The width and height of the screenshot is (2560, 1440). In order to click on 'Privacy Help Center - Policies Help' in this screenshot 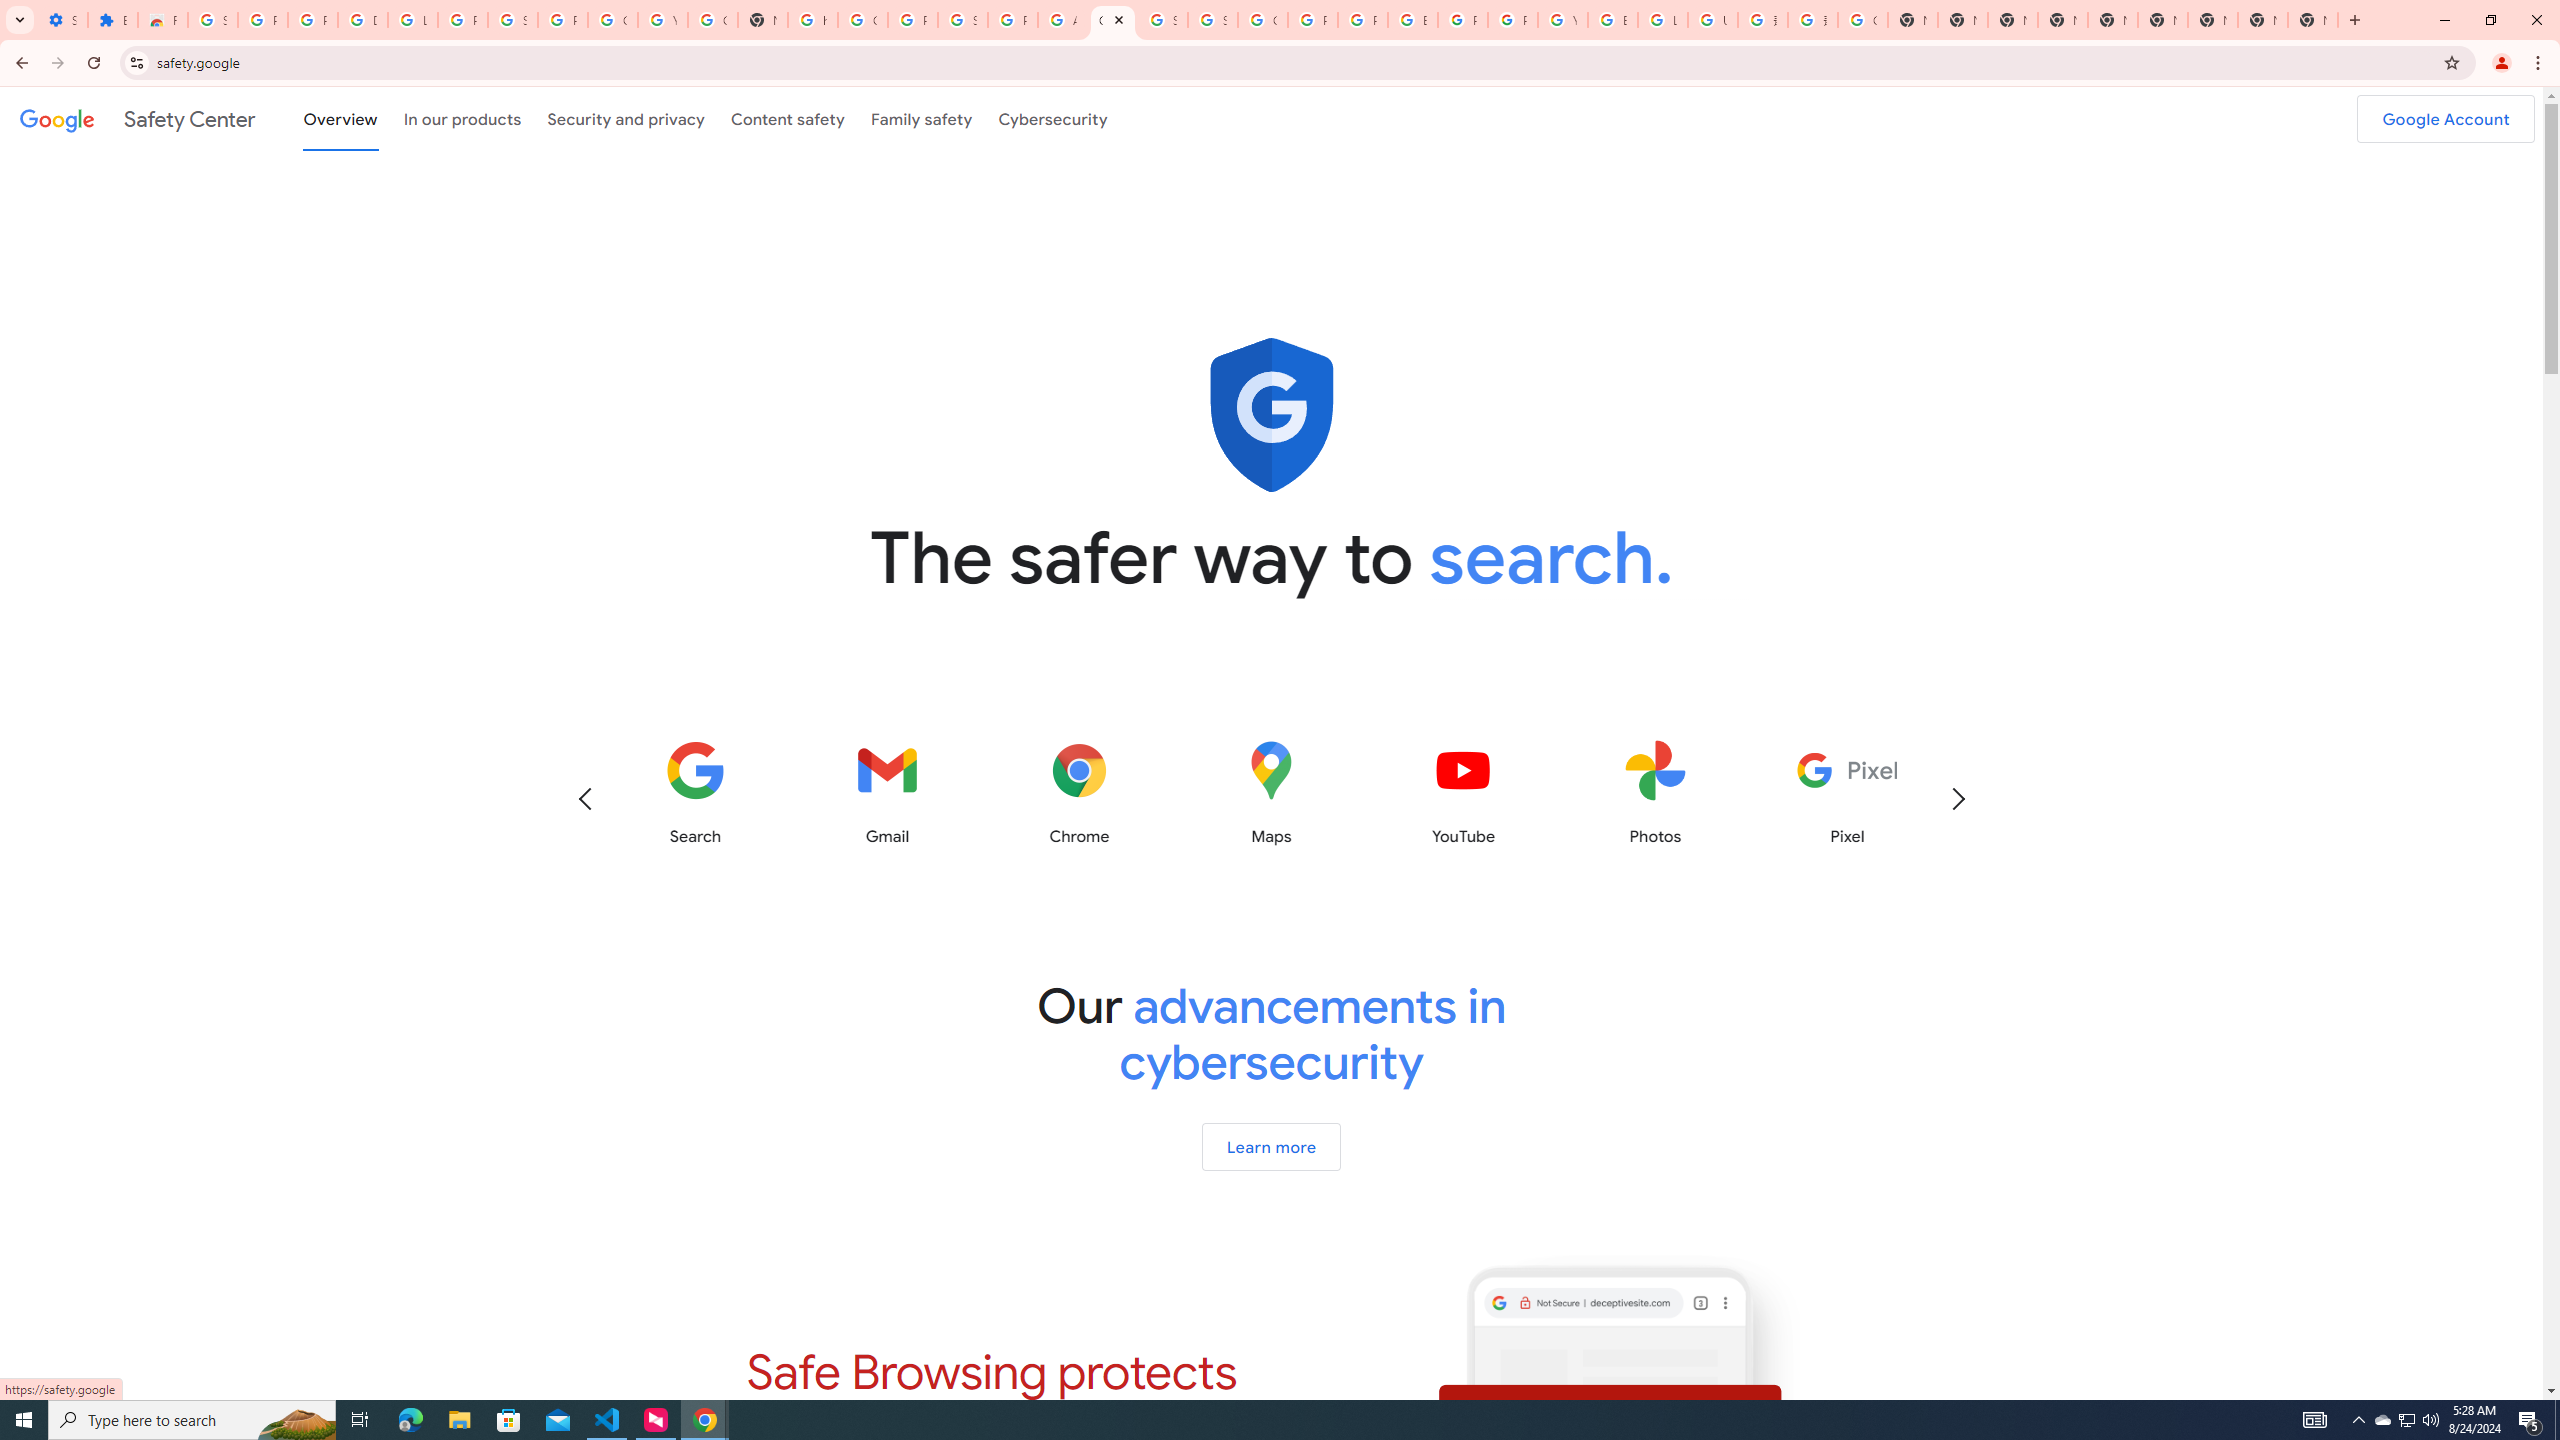, I will do `click(1362, 19)`.